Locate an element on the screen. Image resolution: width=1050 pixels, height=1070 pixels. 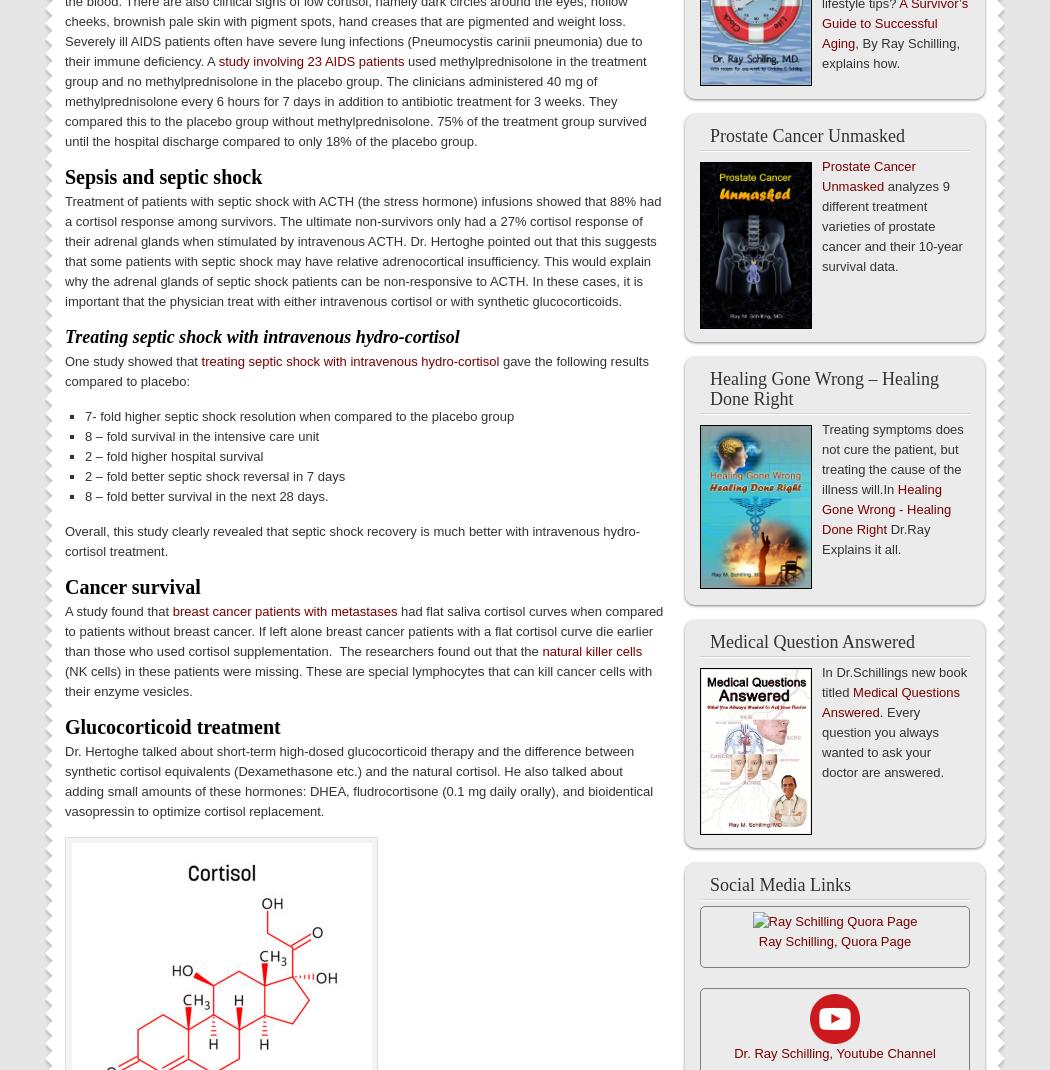
'natural killer cells' is located at coordinates (590, 651).